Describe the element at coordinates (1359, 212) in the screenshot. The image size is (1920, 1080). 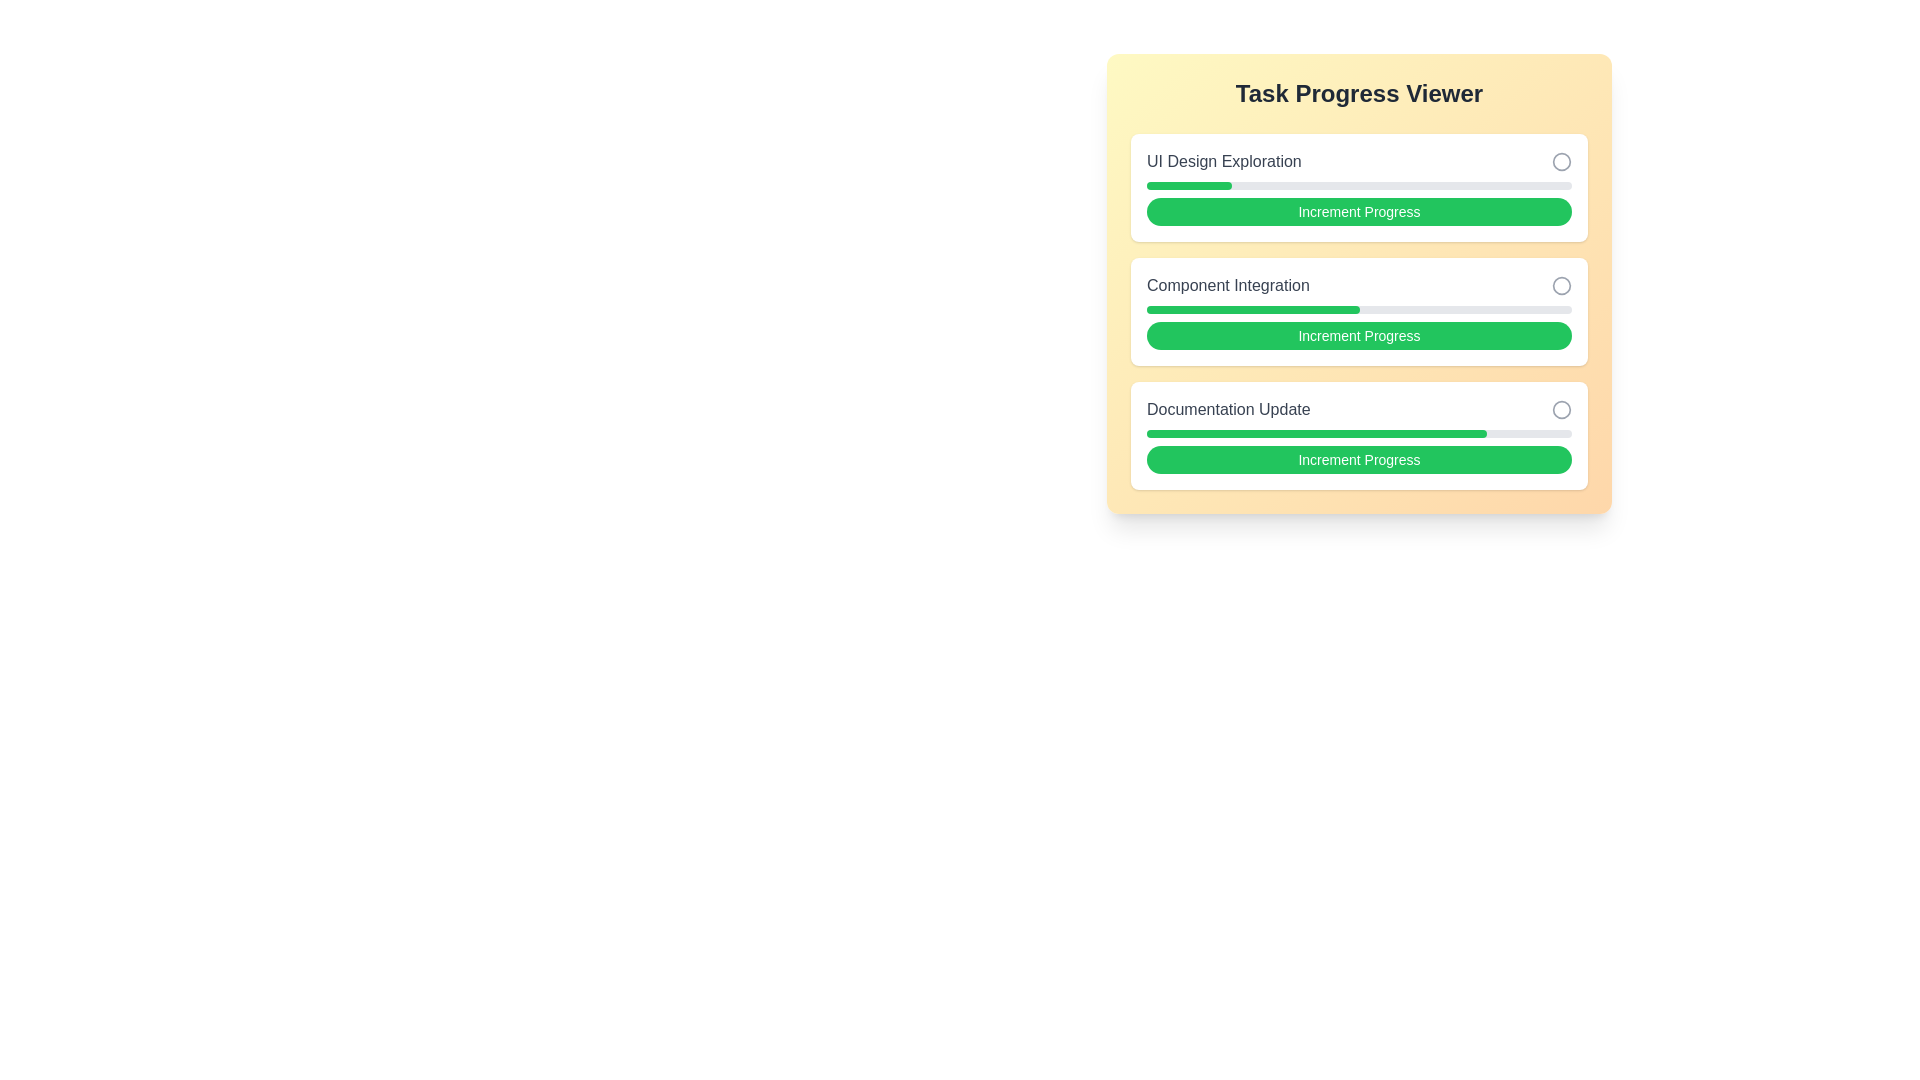
I see `the 'Increment Progress' button, which is a green button with rounded edges and white text, located under the 'Task Progress Viewer' interface` at that location.